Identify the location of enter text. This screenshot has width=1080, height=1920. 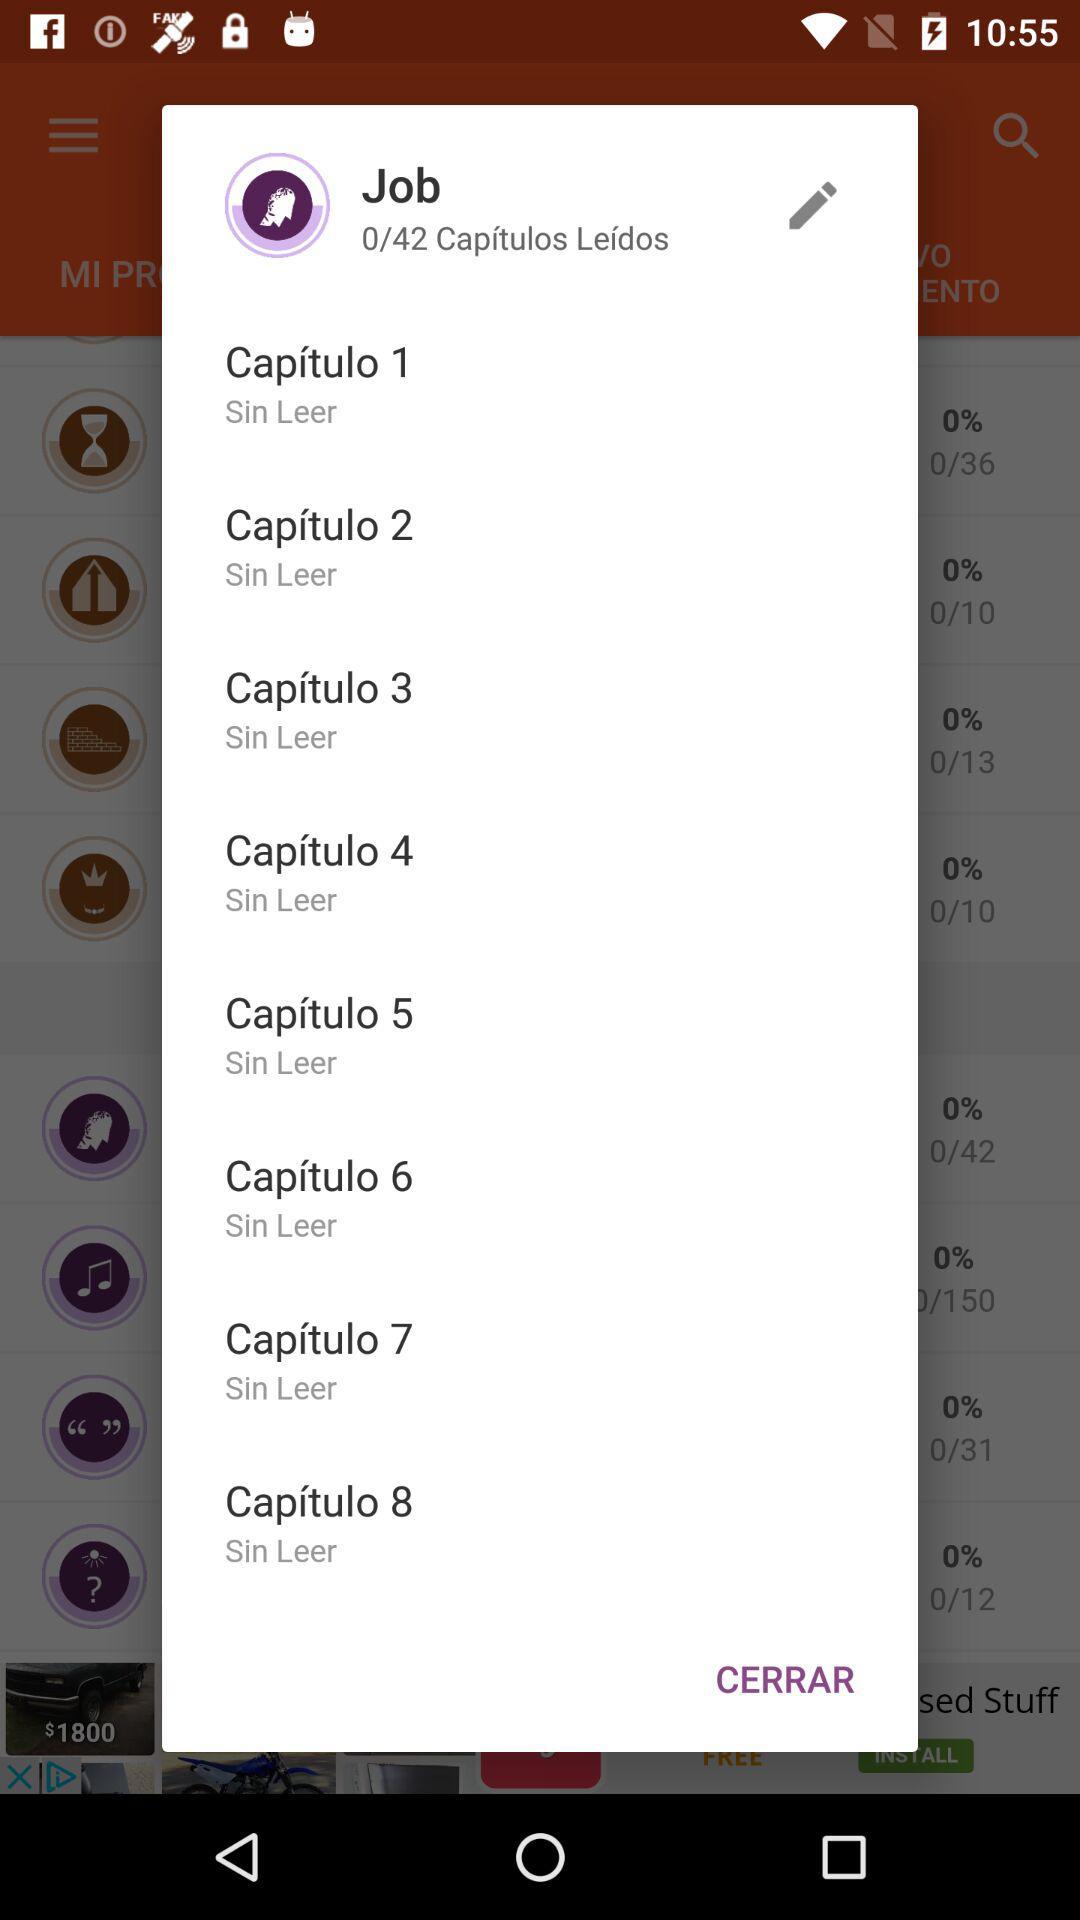
(813, 205).